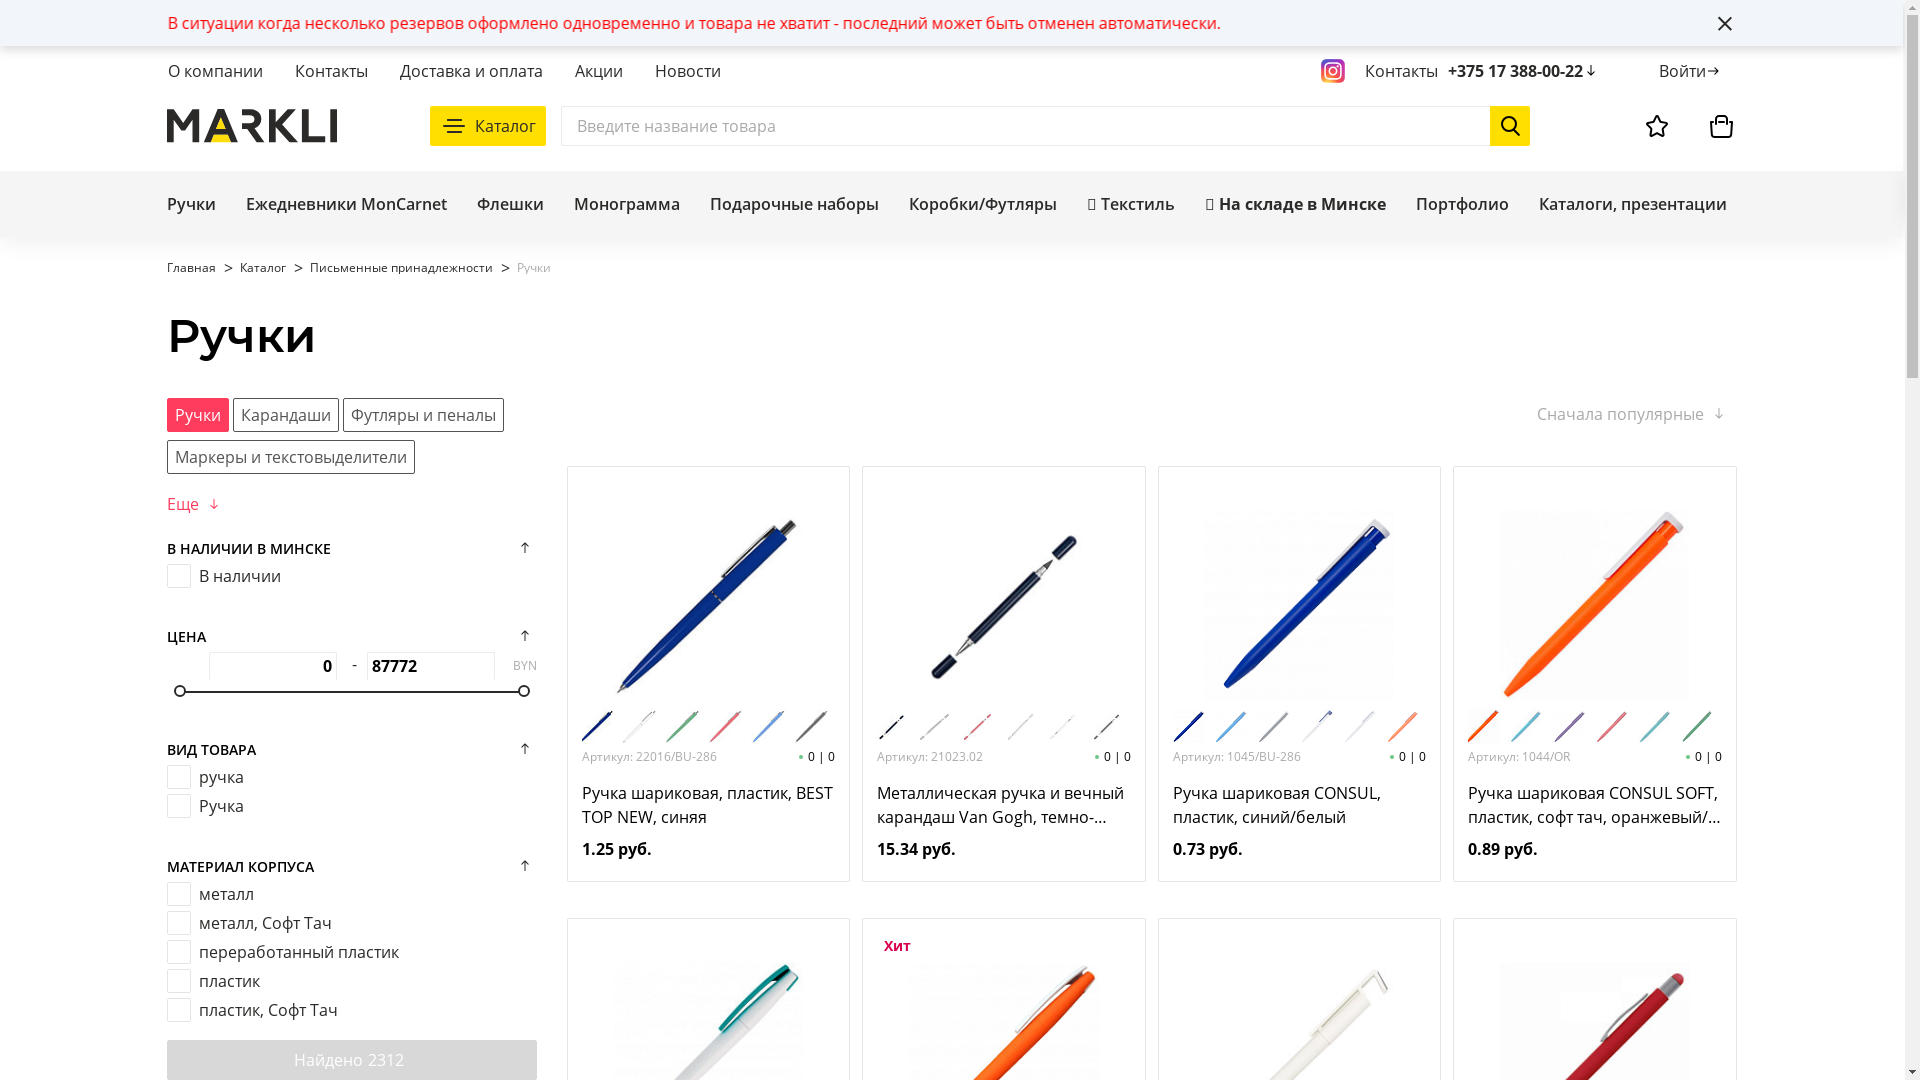 The width and height of the screenshot is (1920, 1080). I want to click on '+375 17 388-00-22', so click(1522, 69).